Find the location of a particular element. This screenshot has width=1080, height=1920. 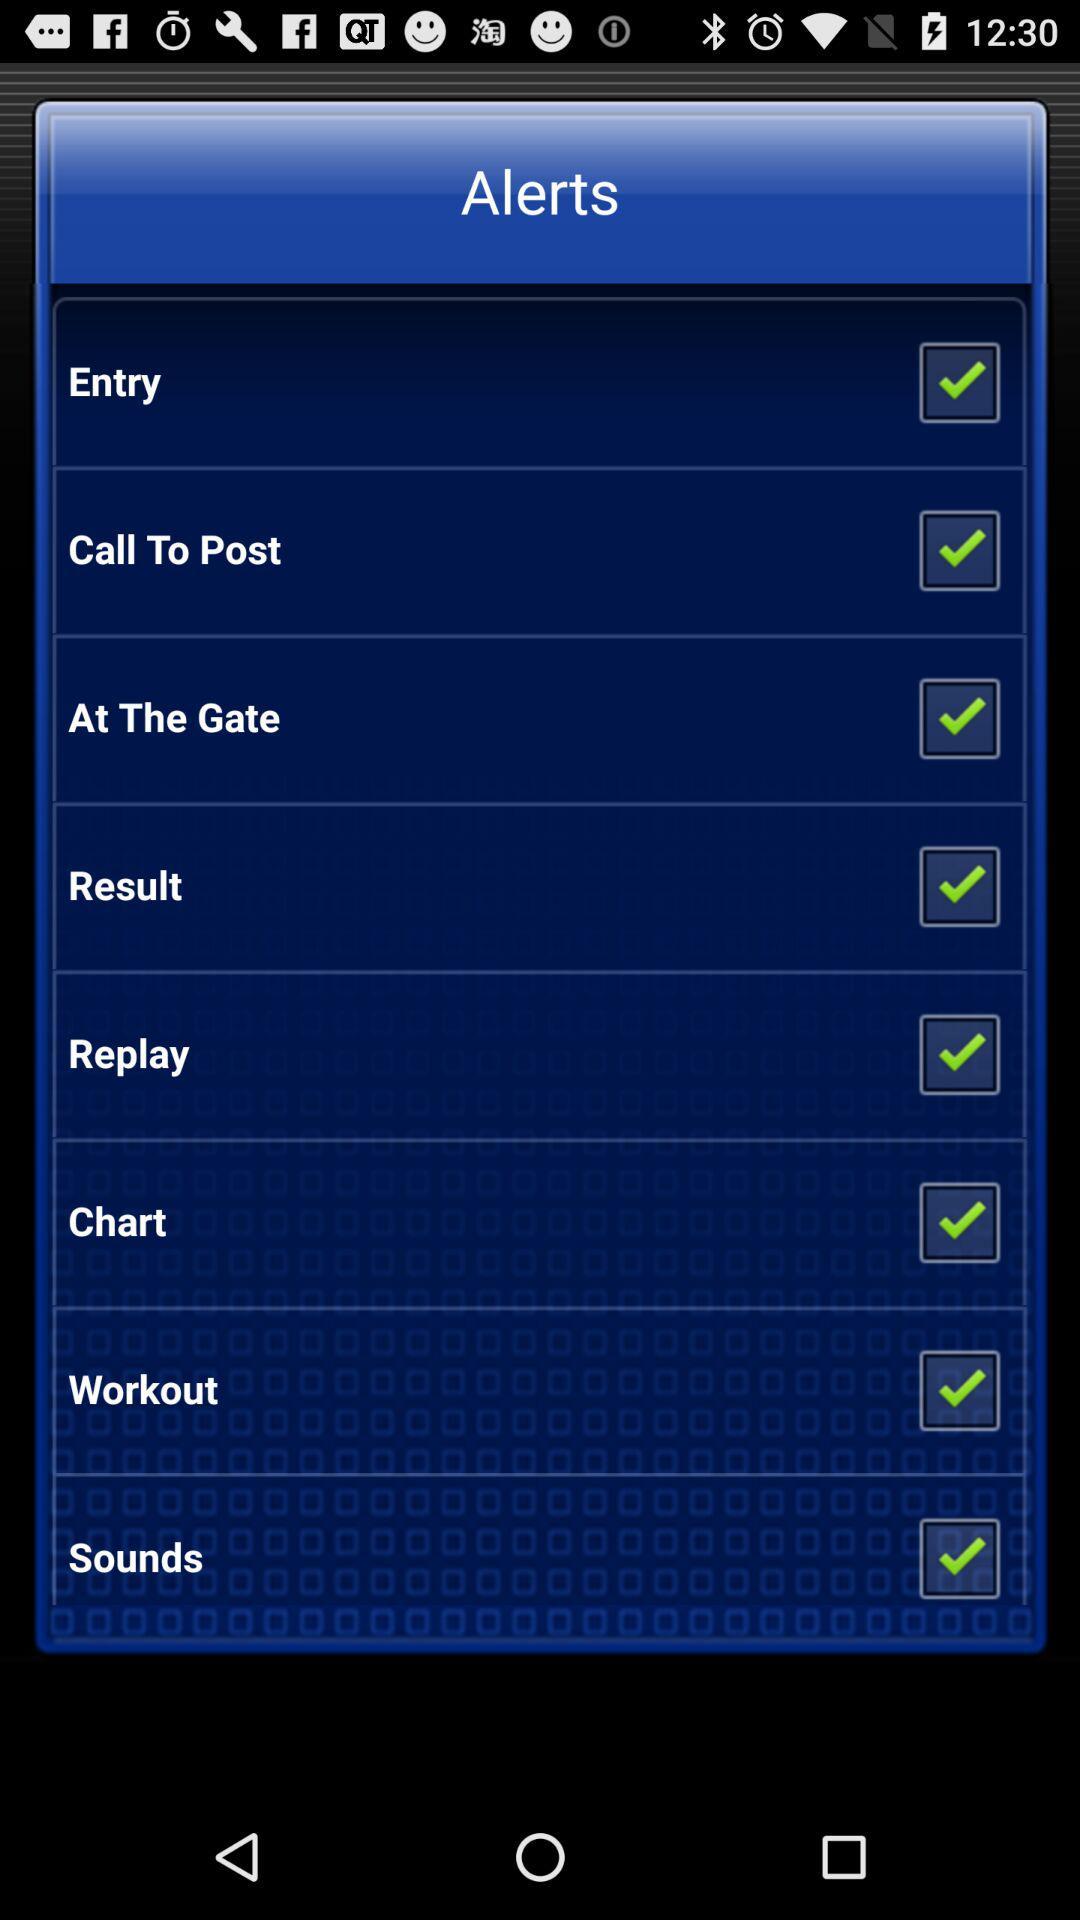

checked box is located at coordinates (957, 548).